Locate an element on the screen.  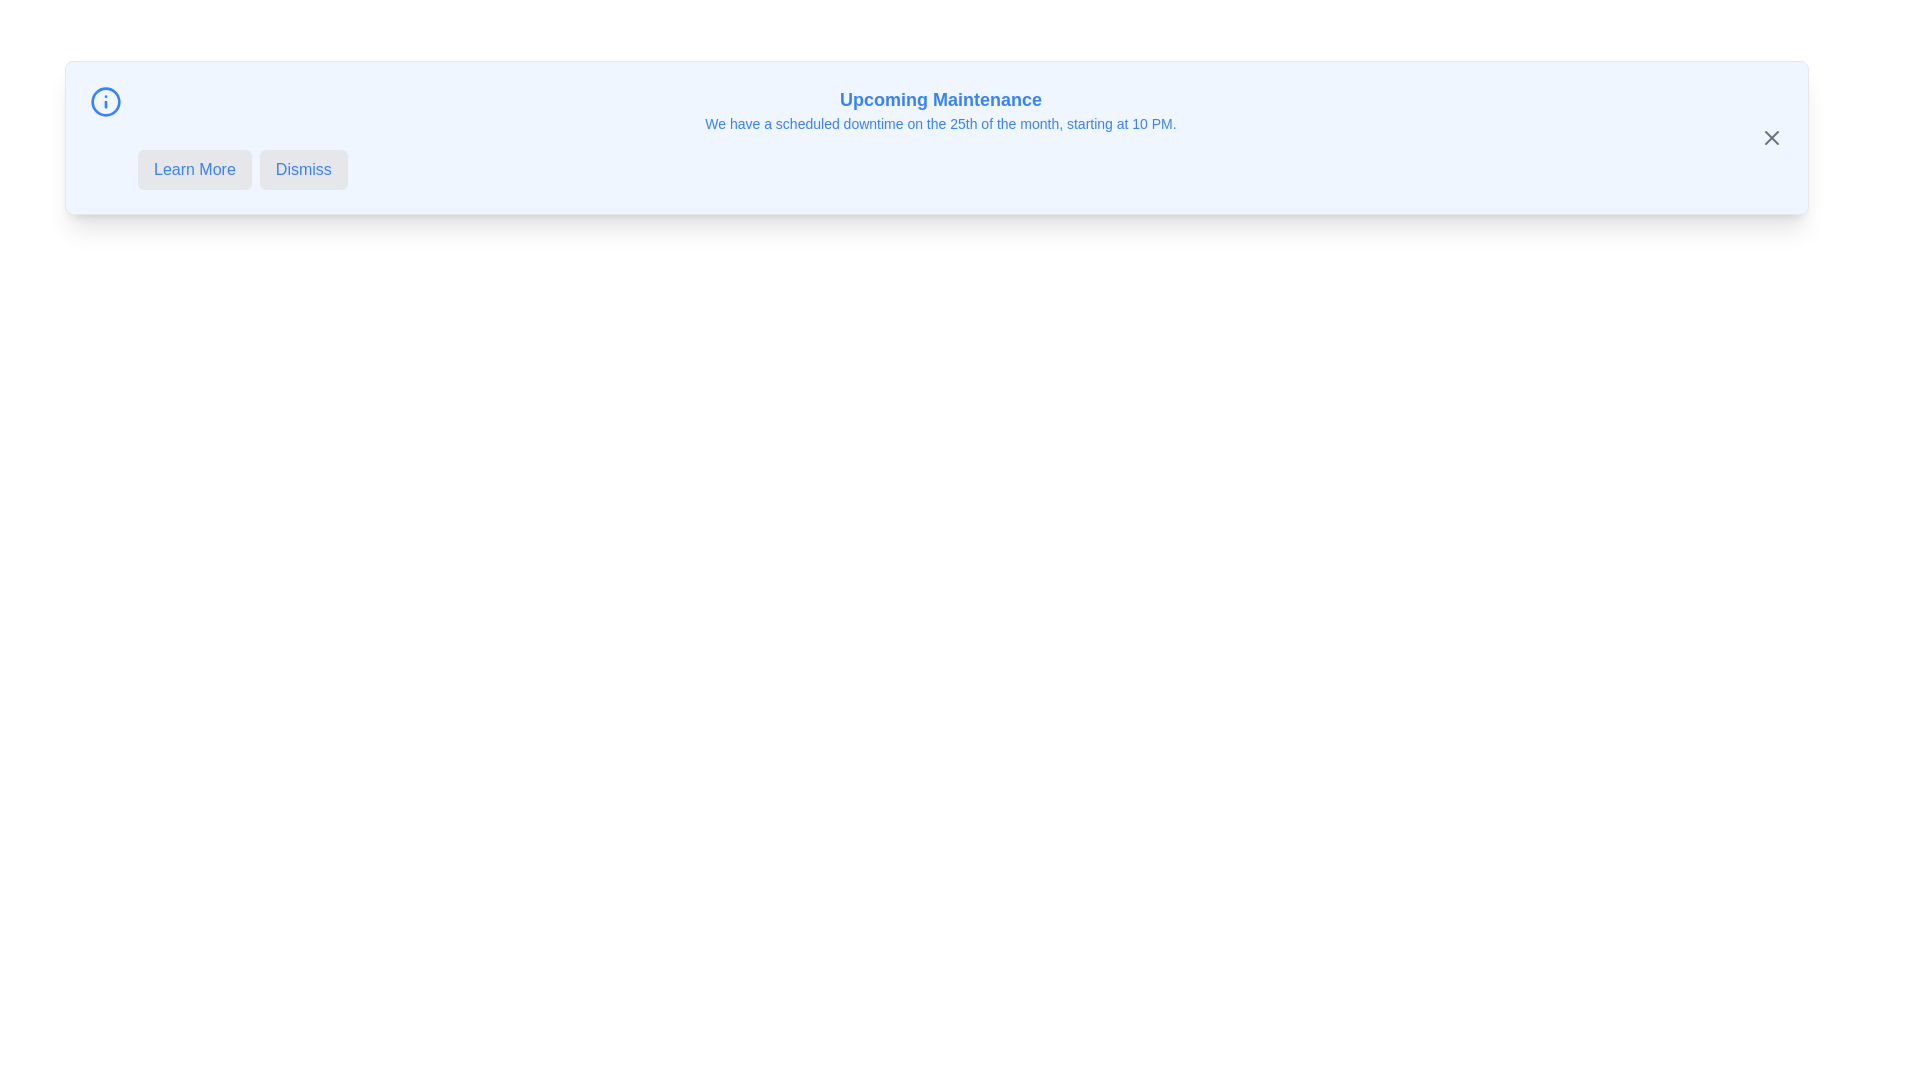
the small grey button with an 'X' icon located at the far right of the blue notification bar to observe its color change is located at coordinates (1771, 137).